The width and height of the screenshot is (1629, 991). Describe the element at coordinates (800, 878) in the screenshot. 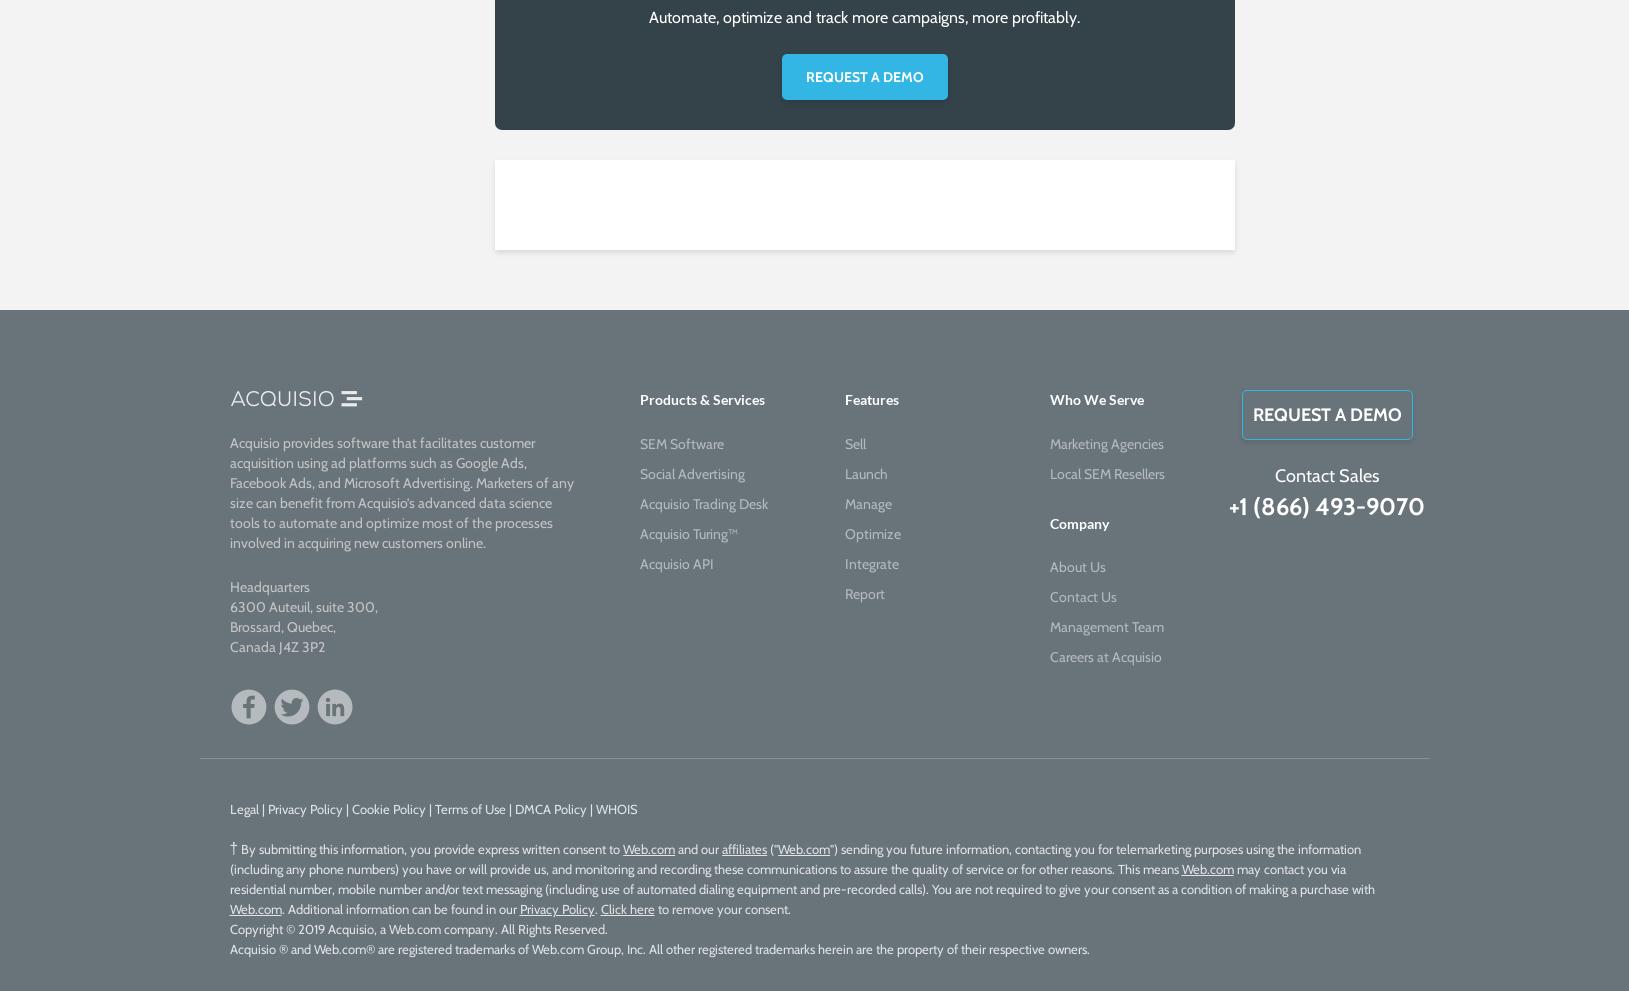

I see `'may contact you via residential number, mobile number and/or text messaging (including use of automated dialing equipment and pre-recorded calls). You are not required to give your consent as a condition of making a purchase with'` at that location.